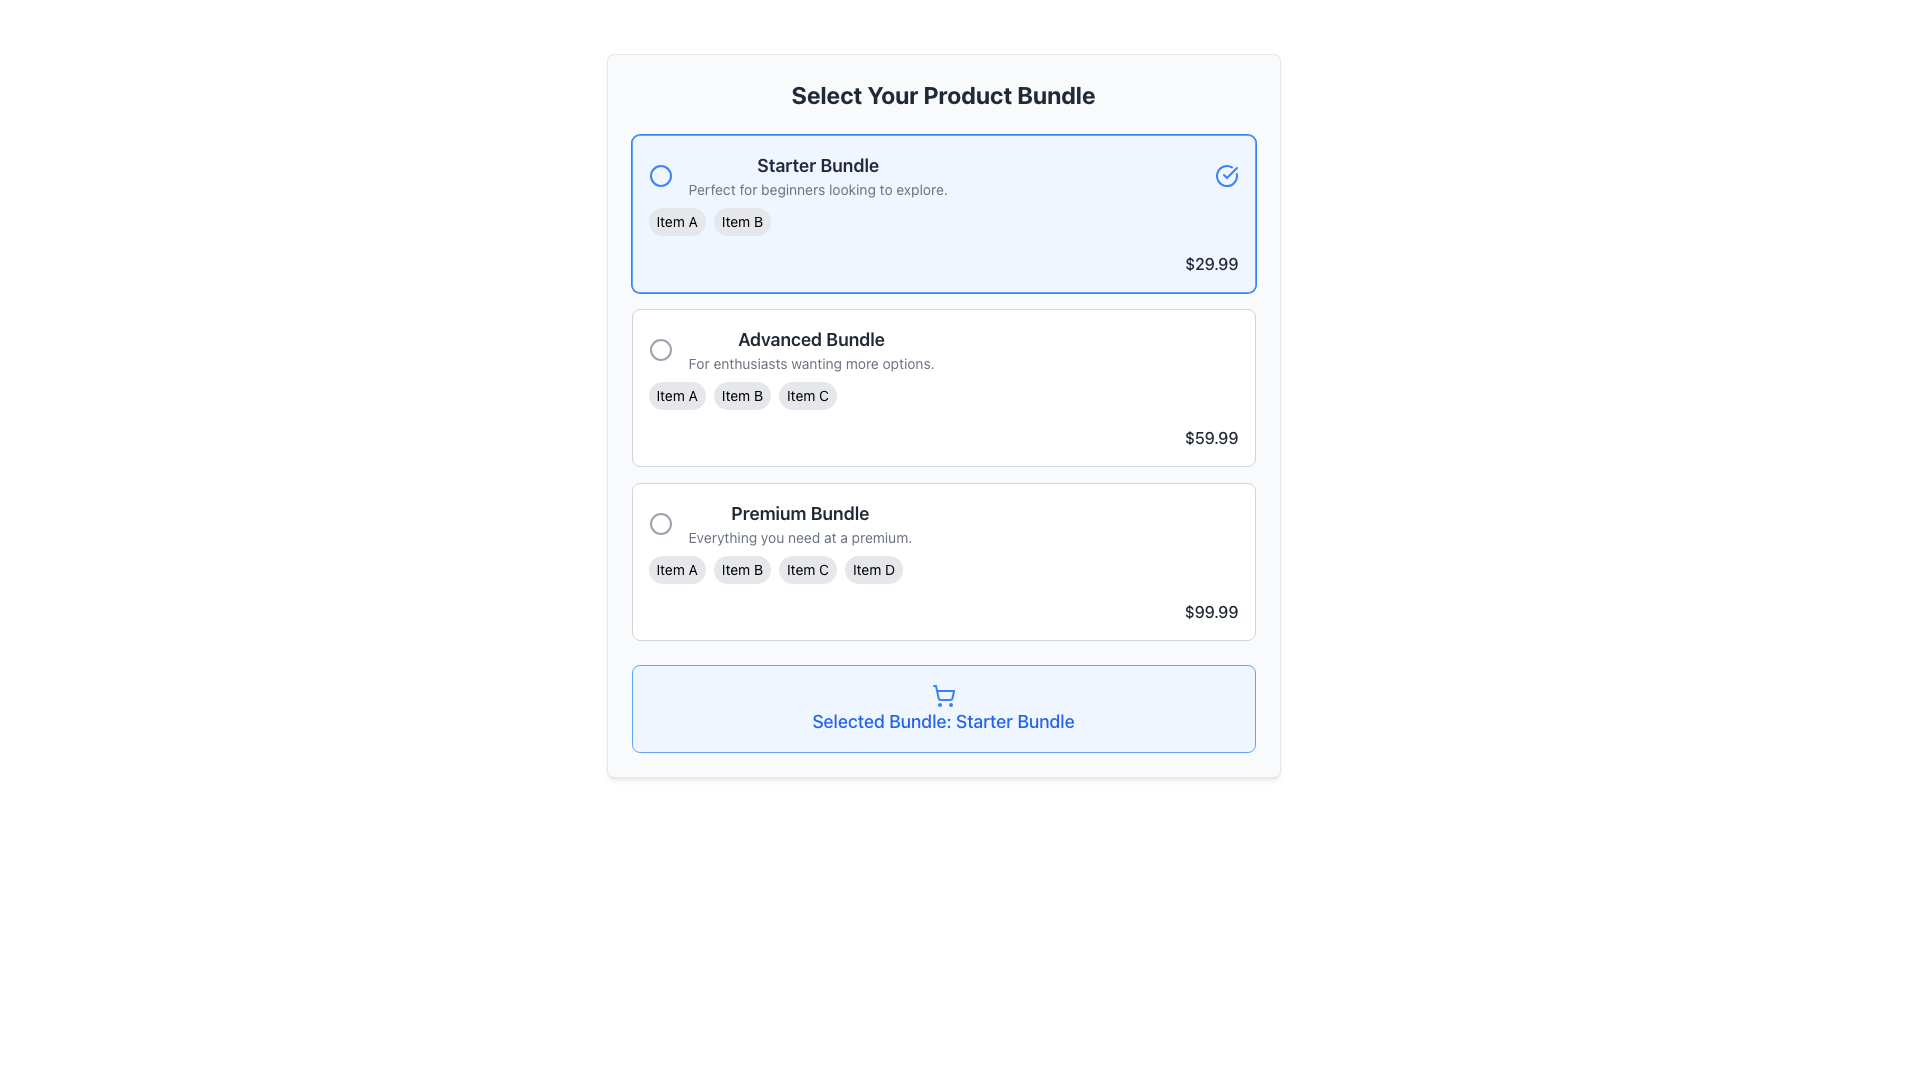 This screenshot has height=1080, width=1920. Describe the element at coordinates (818, 189) in the screenshot. I see `descriptive tagline or additional information text located directly below the 'Starter Bundle' title within the first selection card` at that location.